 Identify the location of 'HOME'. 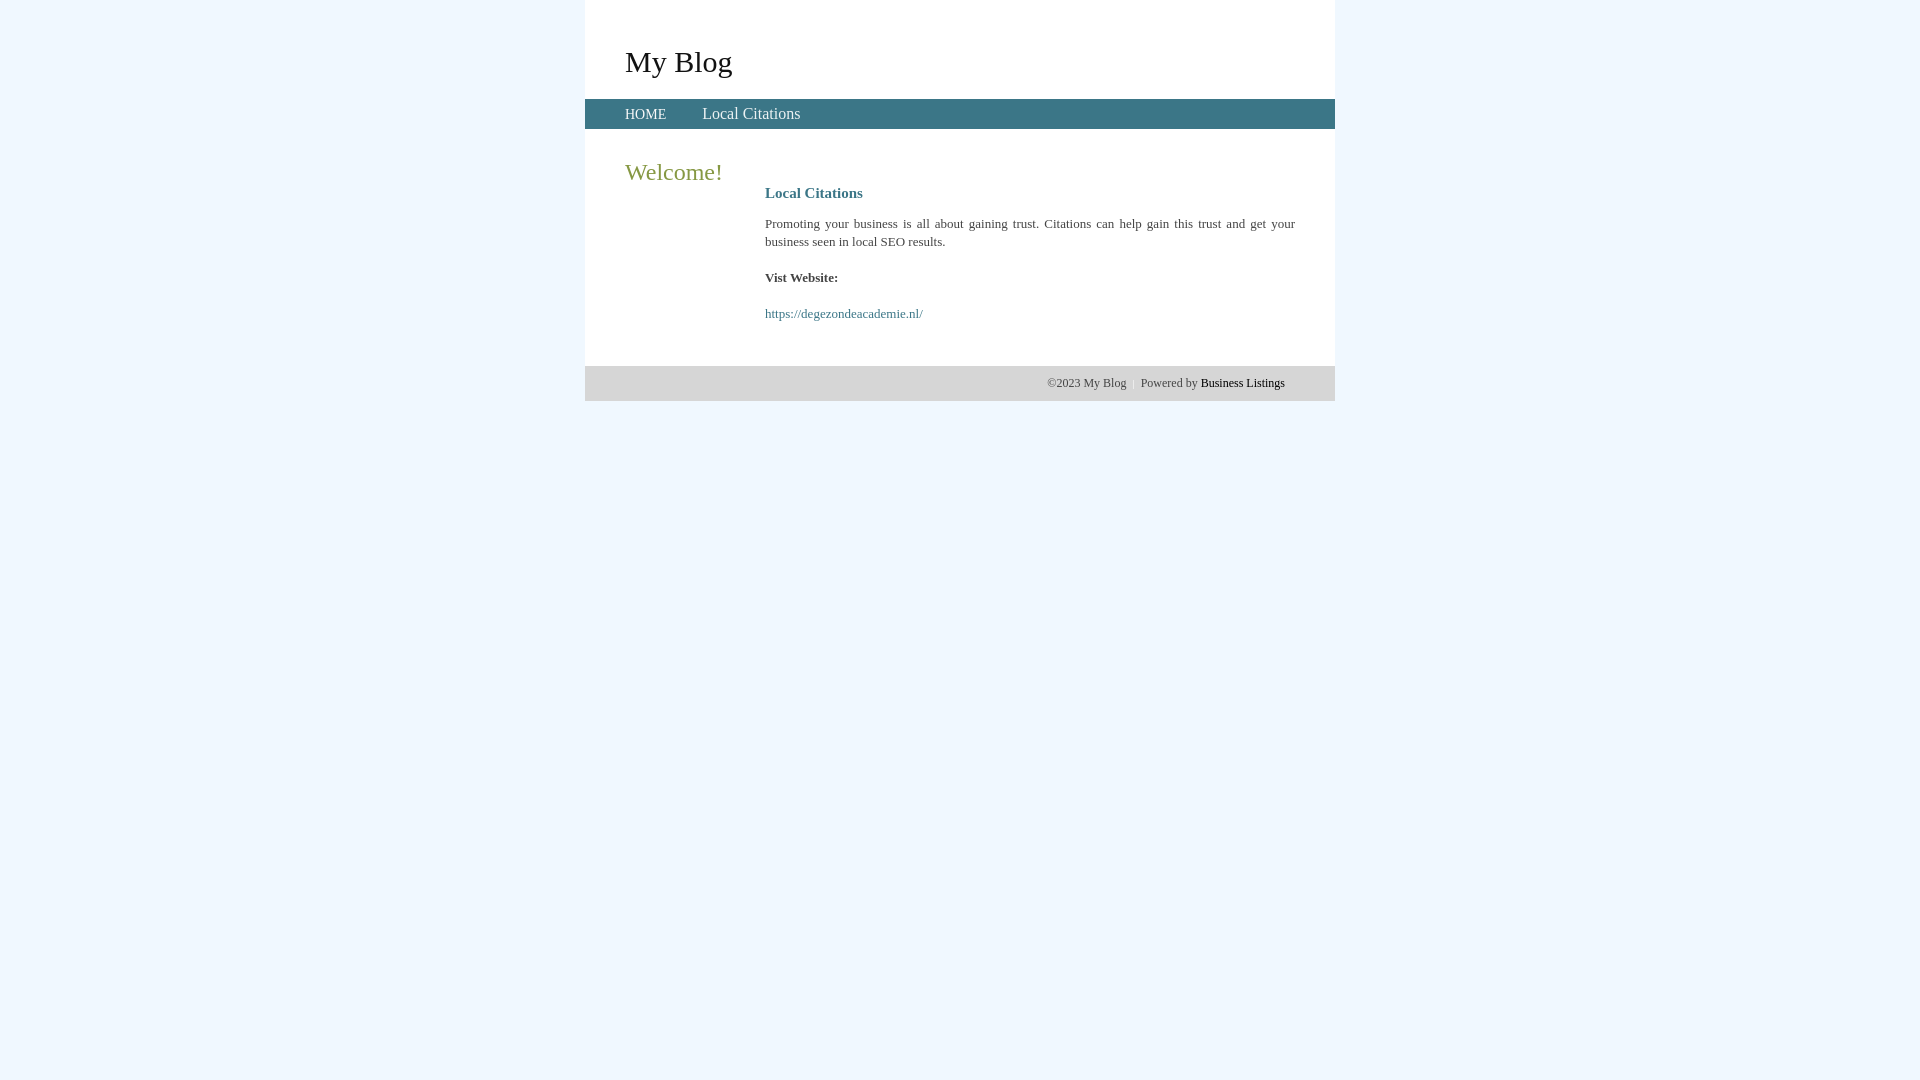
(645, 114).